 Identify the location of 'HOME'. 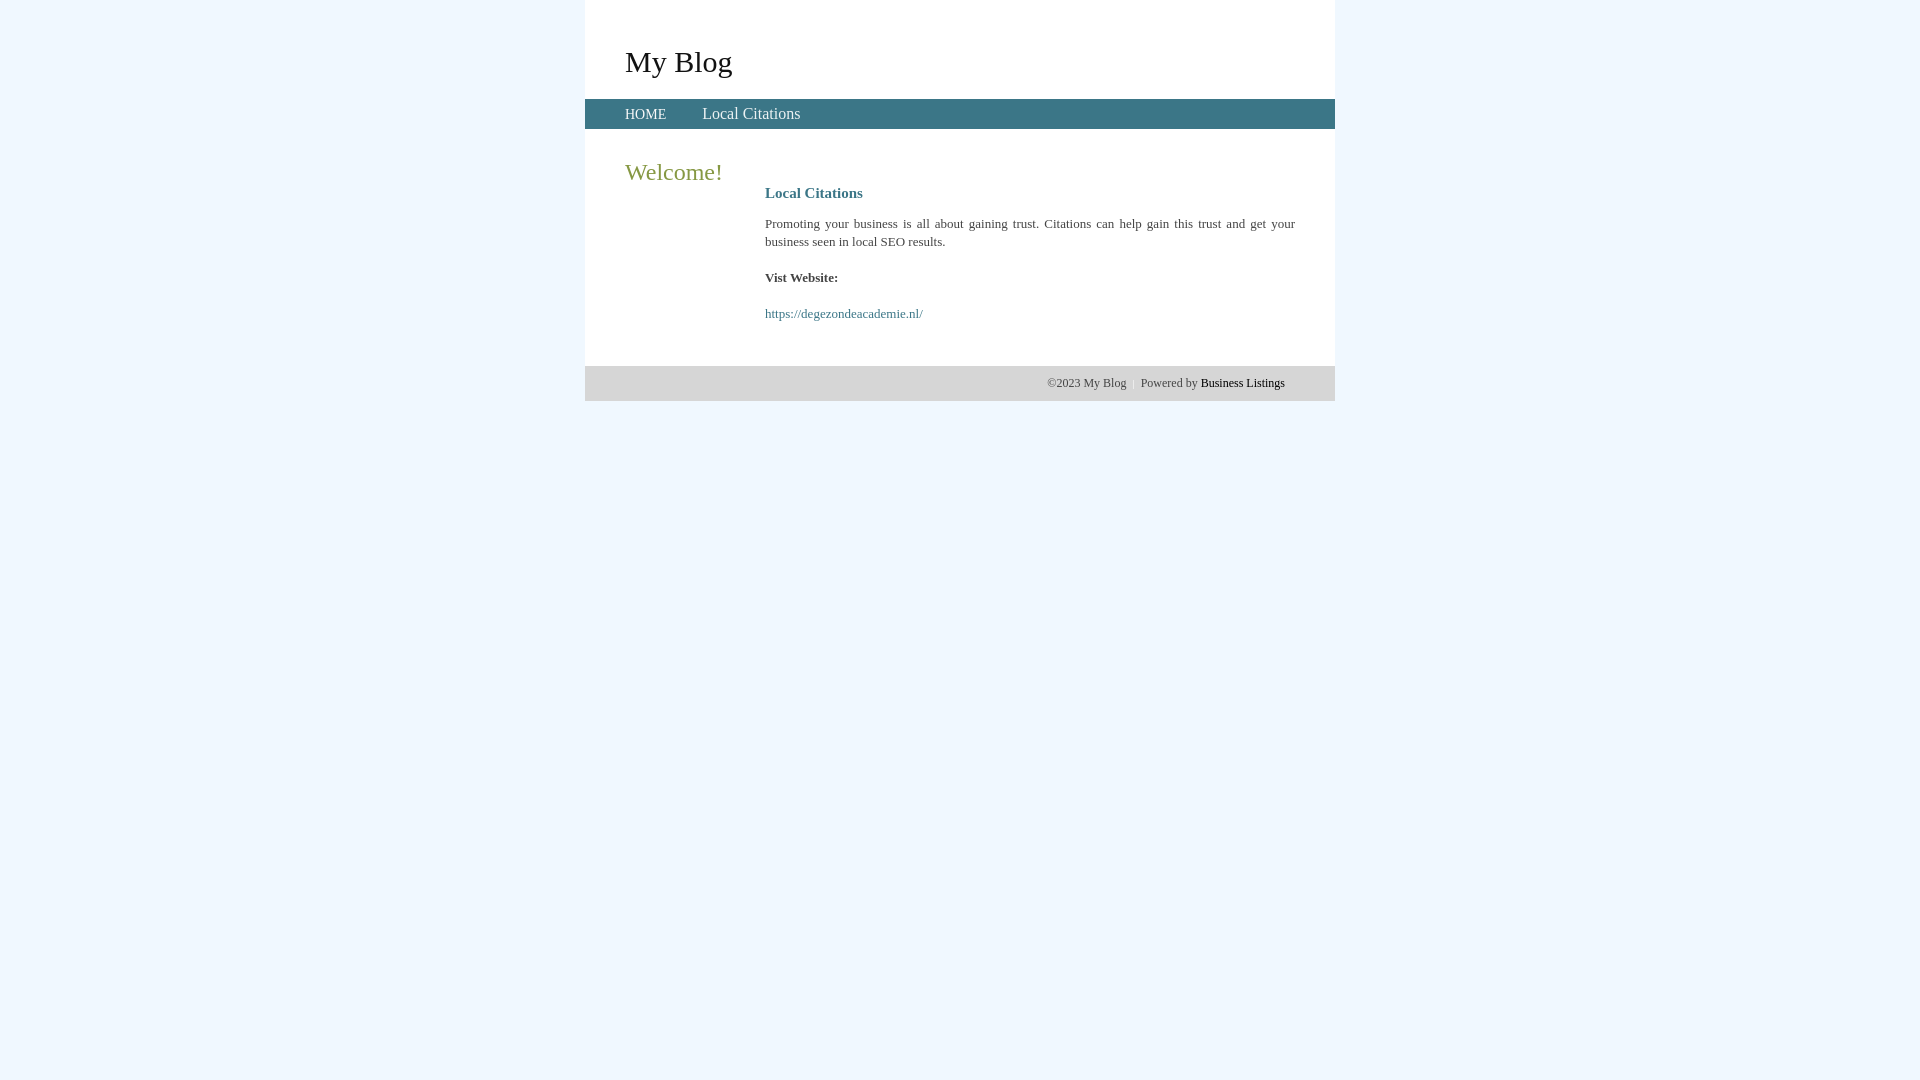
(645, 114).